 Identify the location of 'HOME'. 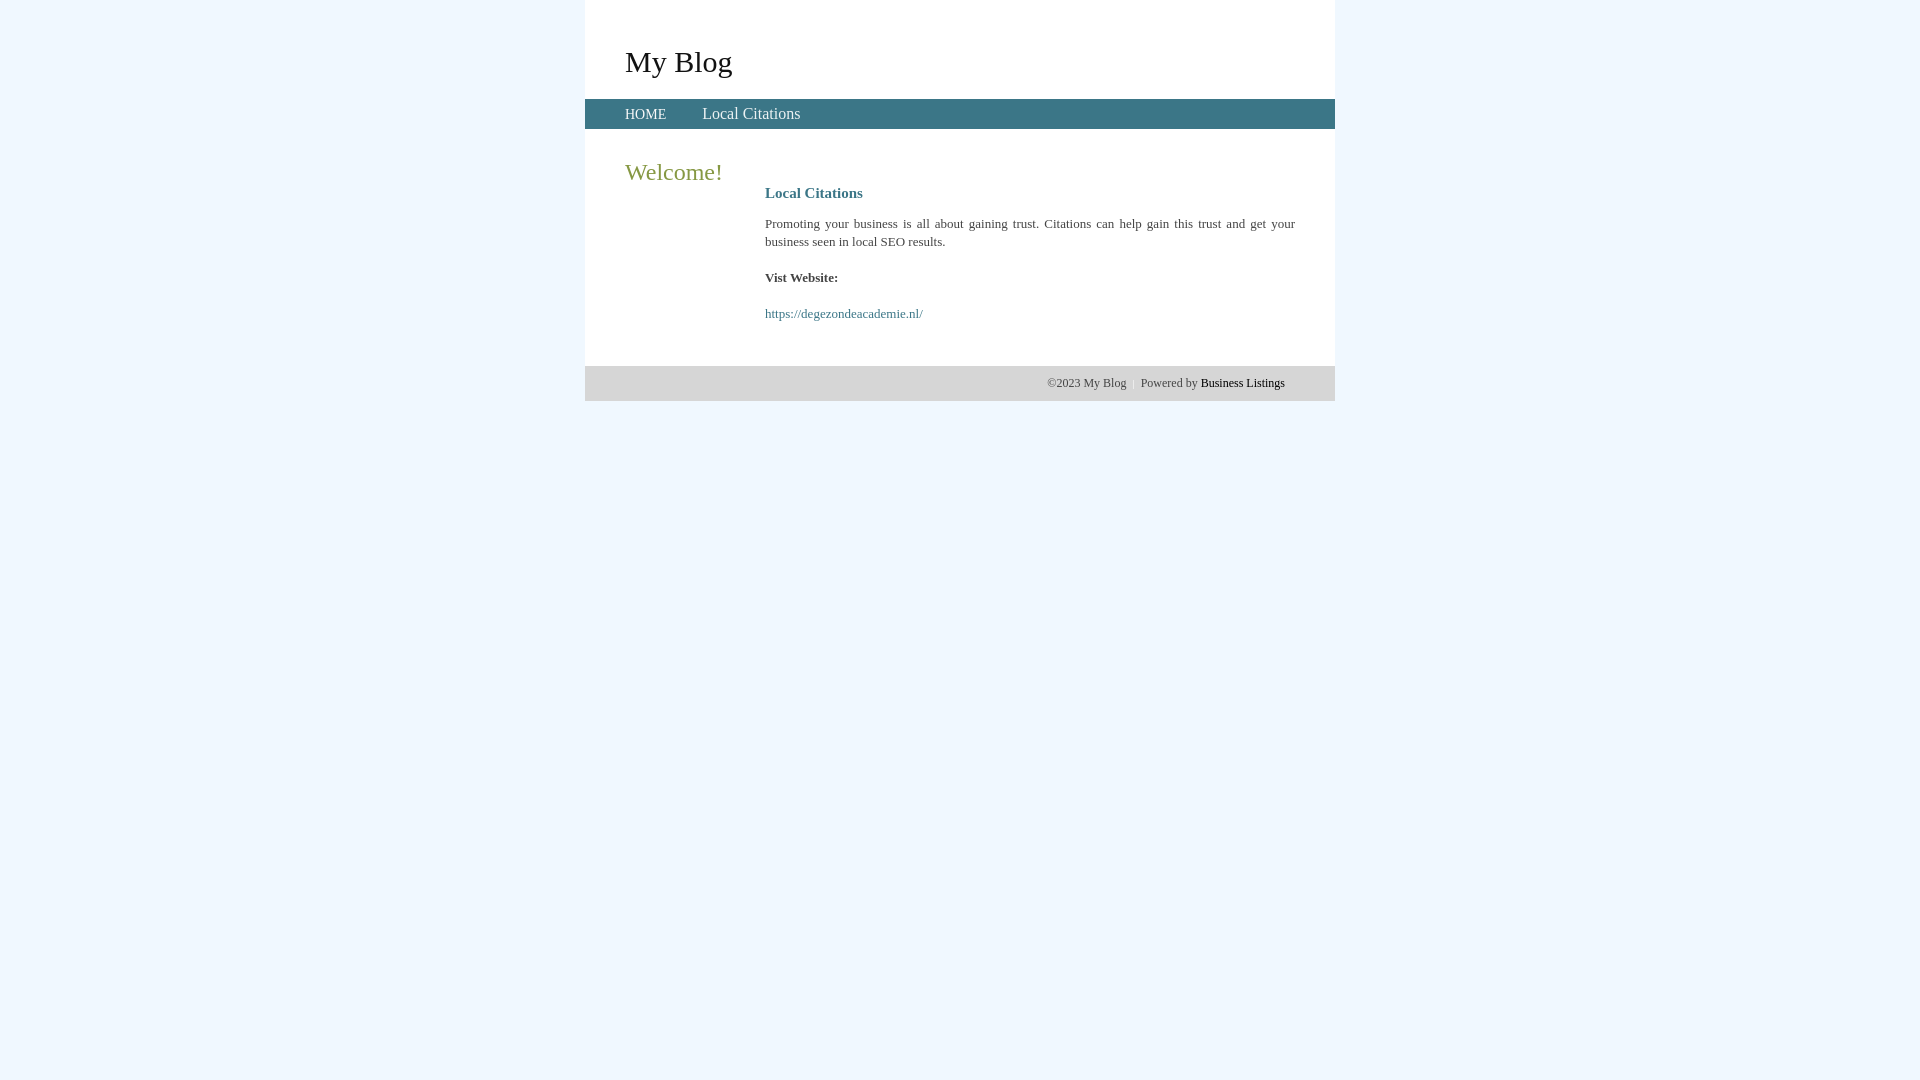
(645, 114).